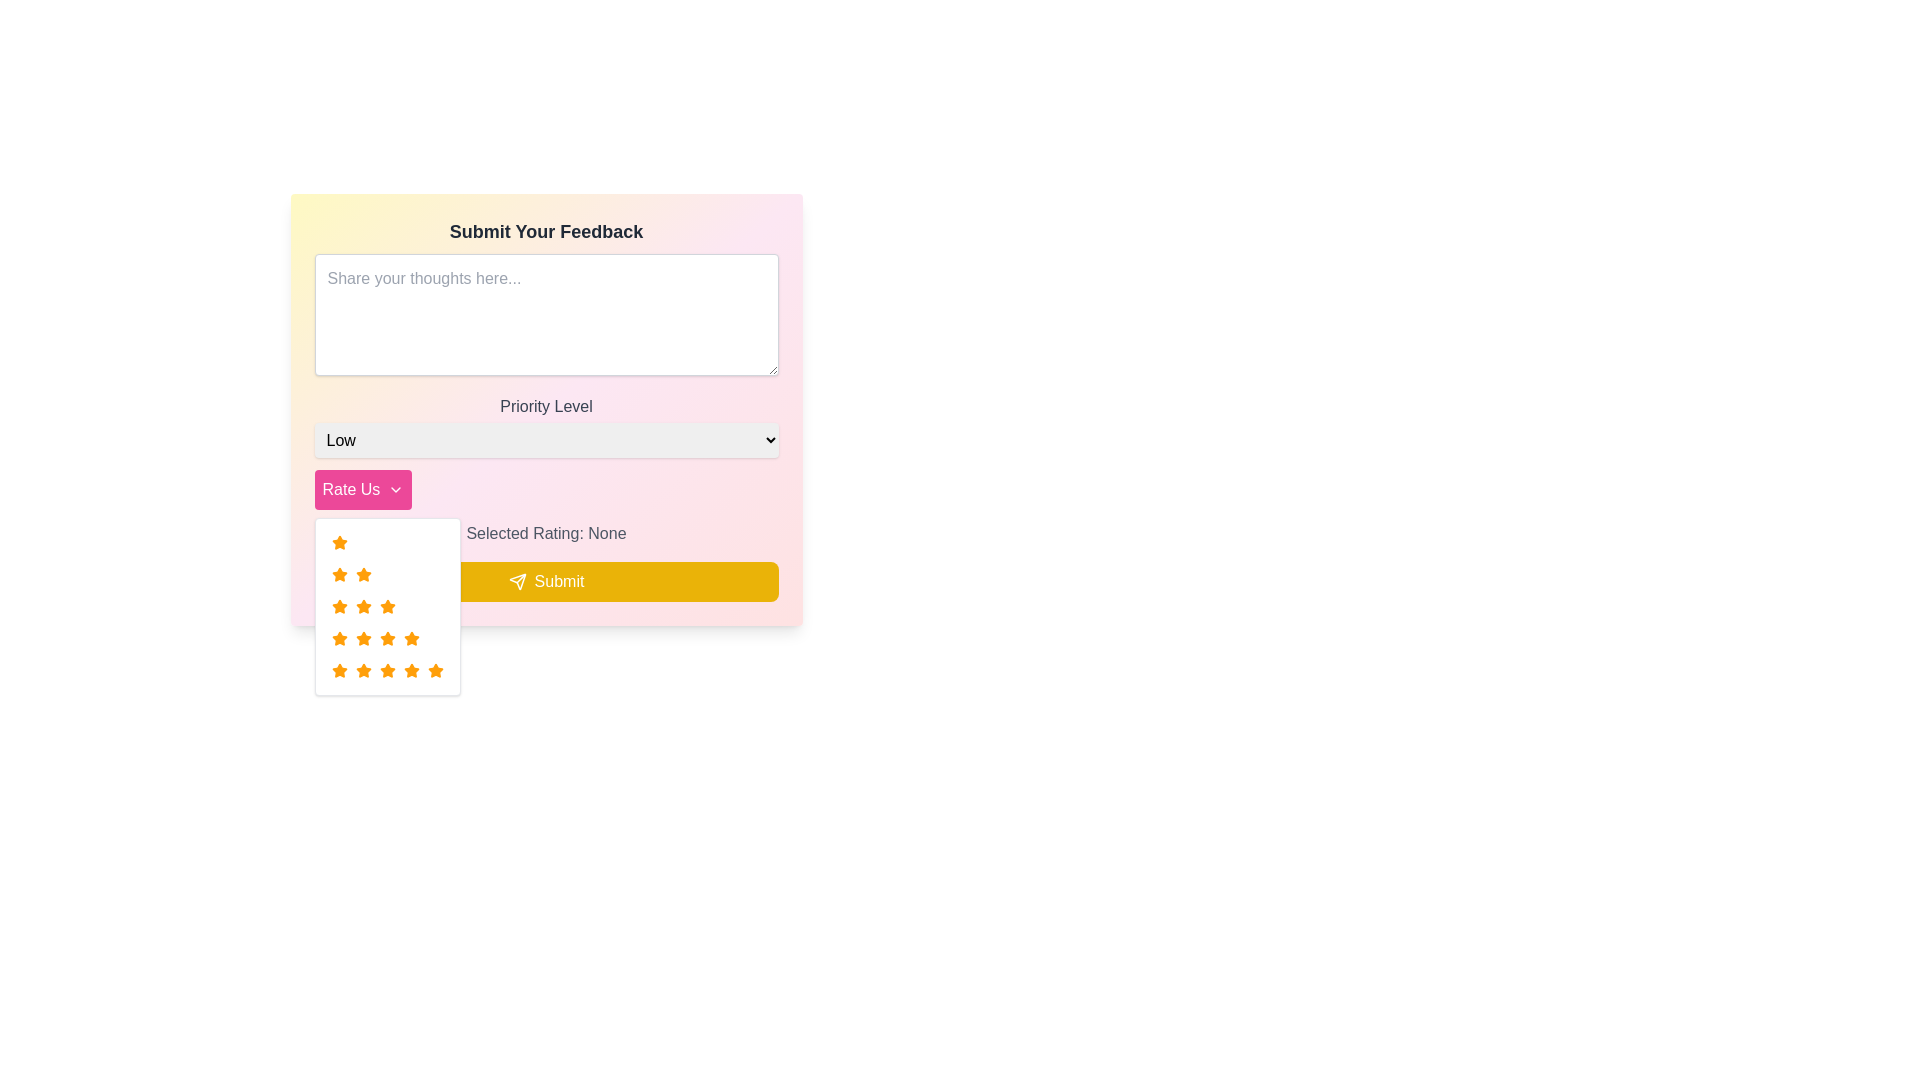  What do you see at coordinates (387, 638) in the screenshot?
I see `the orange star-shaped rating icon located in the second row and second column of the star grid in the feedback form to rate it` at bounding box center [387, 638].